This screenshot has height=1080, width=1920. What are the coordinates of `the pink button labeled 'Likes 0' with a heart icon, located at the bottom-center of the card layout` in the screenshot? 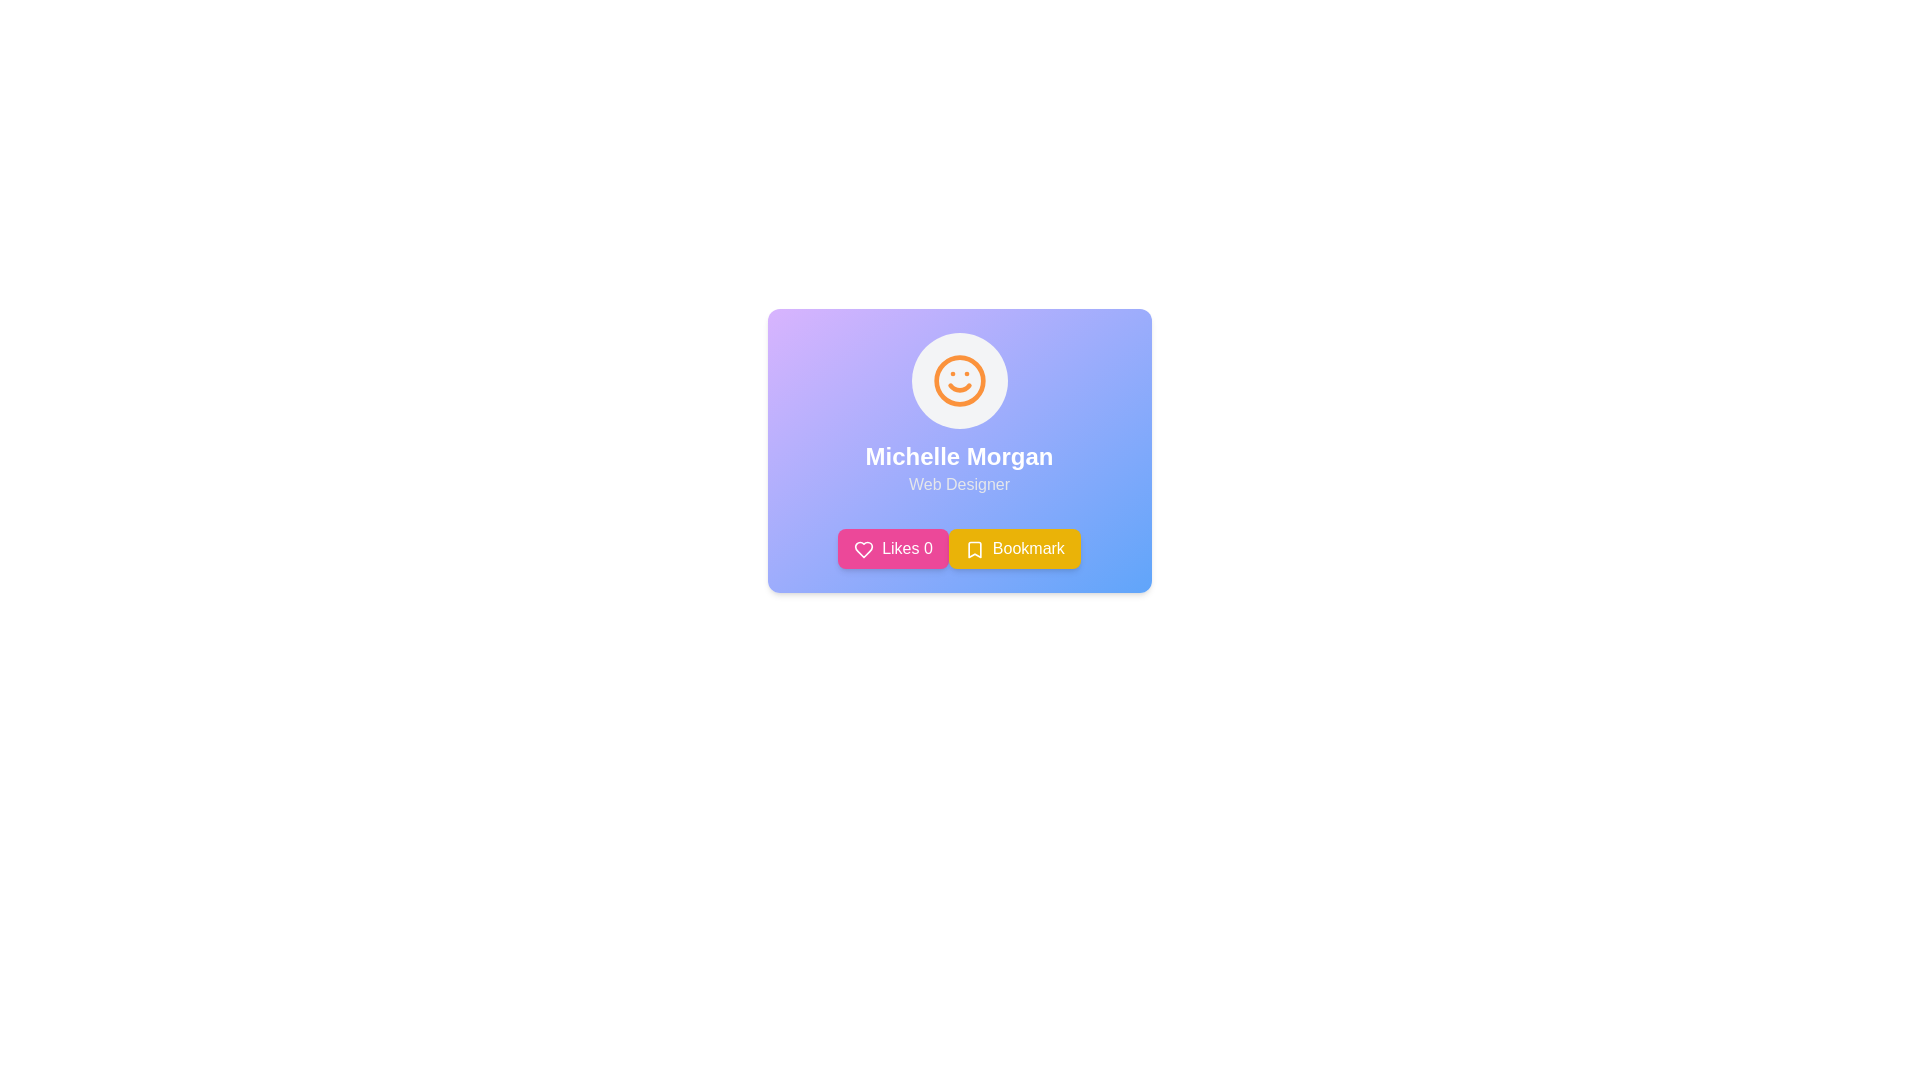 It's located at (892, 548).